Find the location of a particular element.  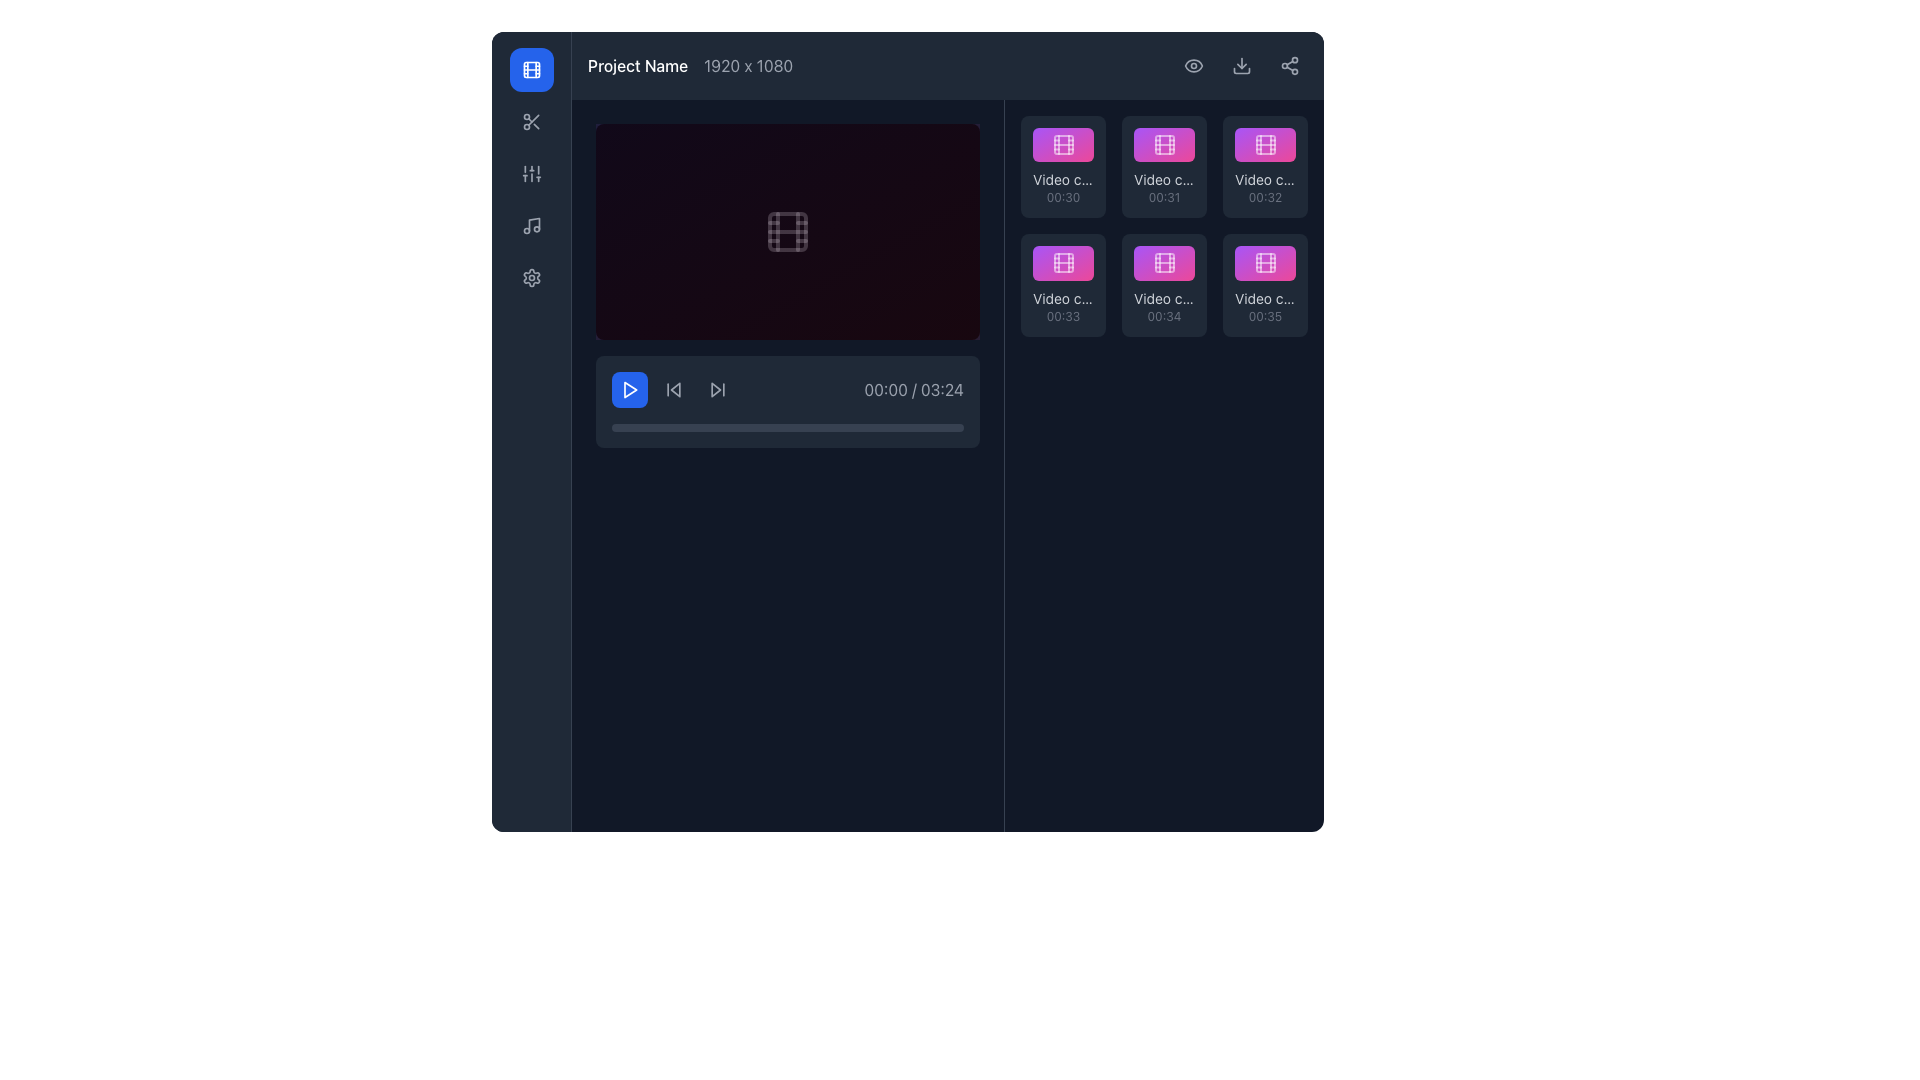

the blue rectangular button with a film reel icon located at the top of the left sidebar is located at coordinates (531, 68).